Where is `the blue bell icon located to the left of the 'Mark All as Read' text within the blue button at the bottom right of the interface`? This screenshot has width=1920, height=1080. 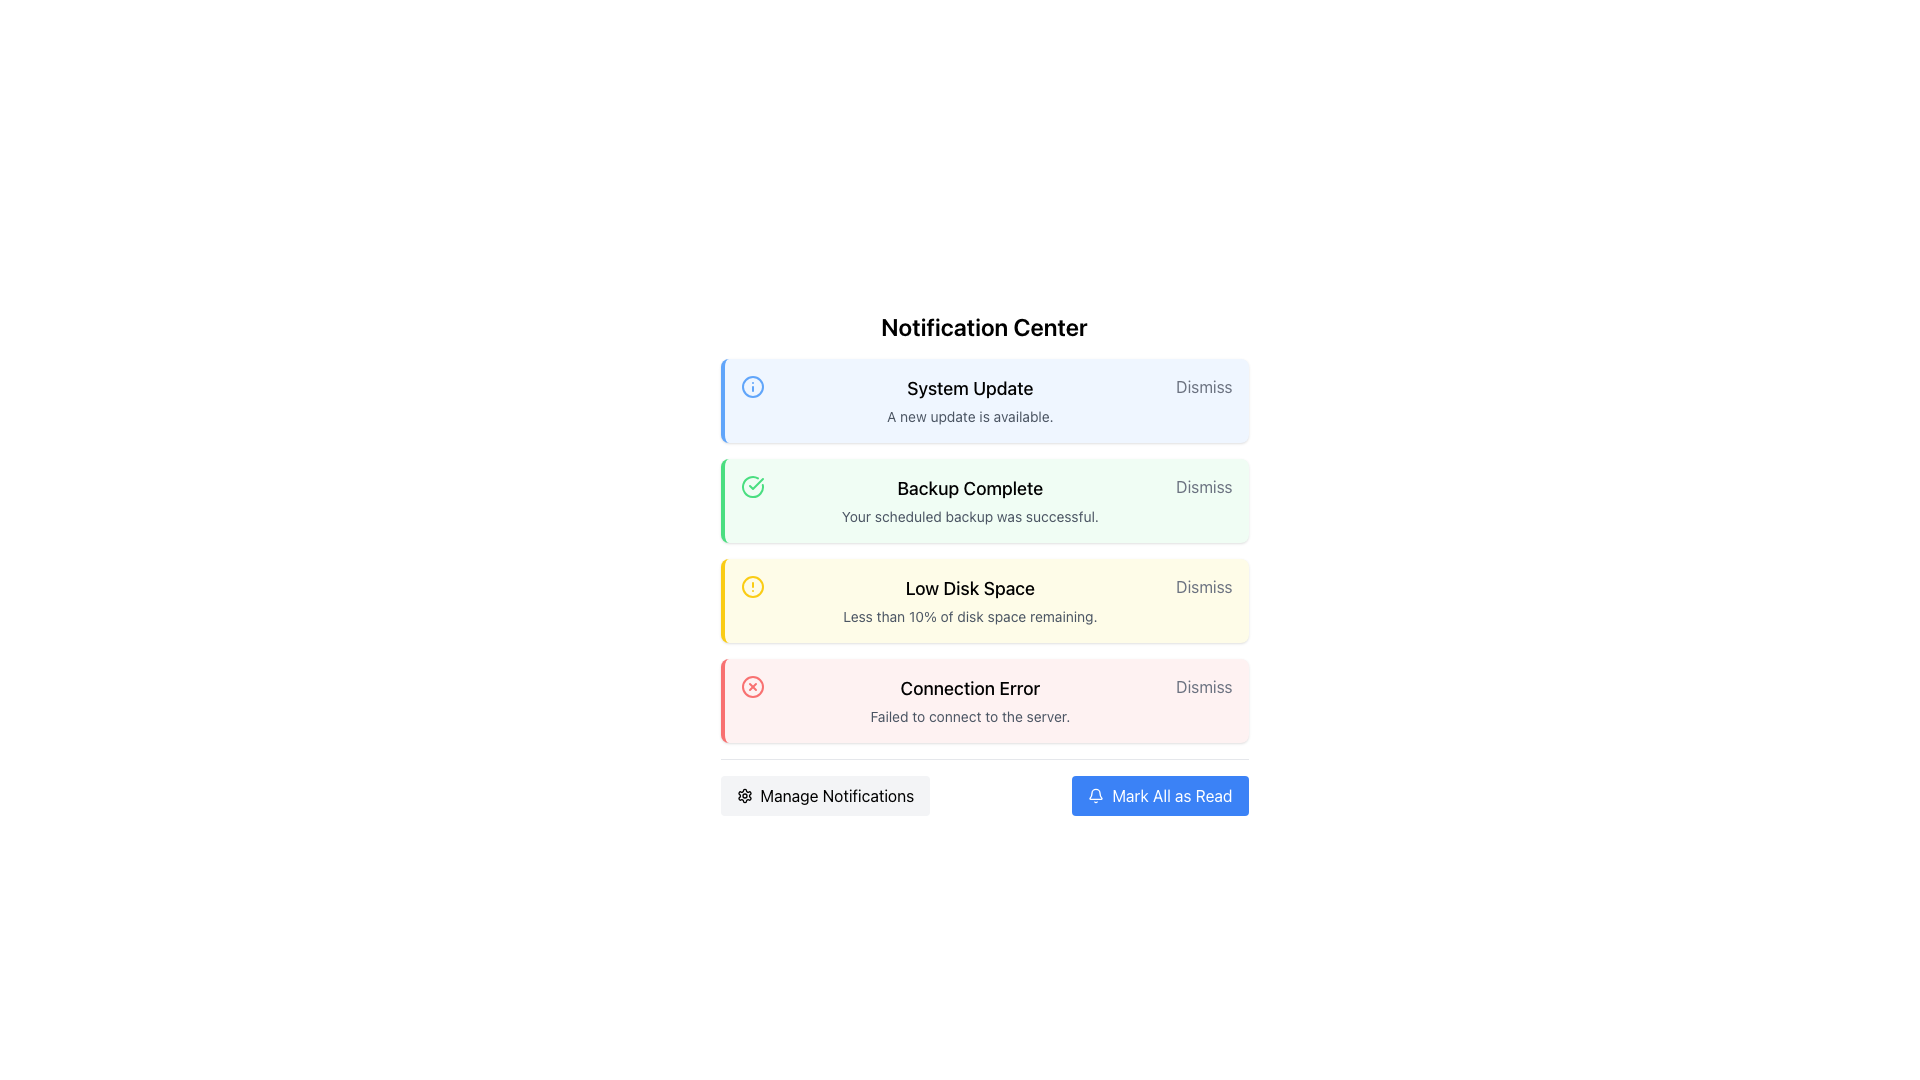
the blue bell icon located to the left of the 'Mark All as Read' text within the blue button at the bottom right of the interface is located at coordinates (1095, 794).